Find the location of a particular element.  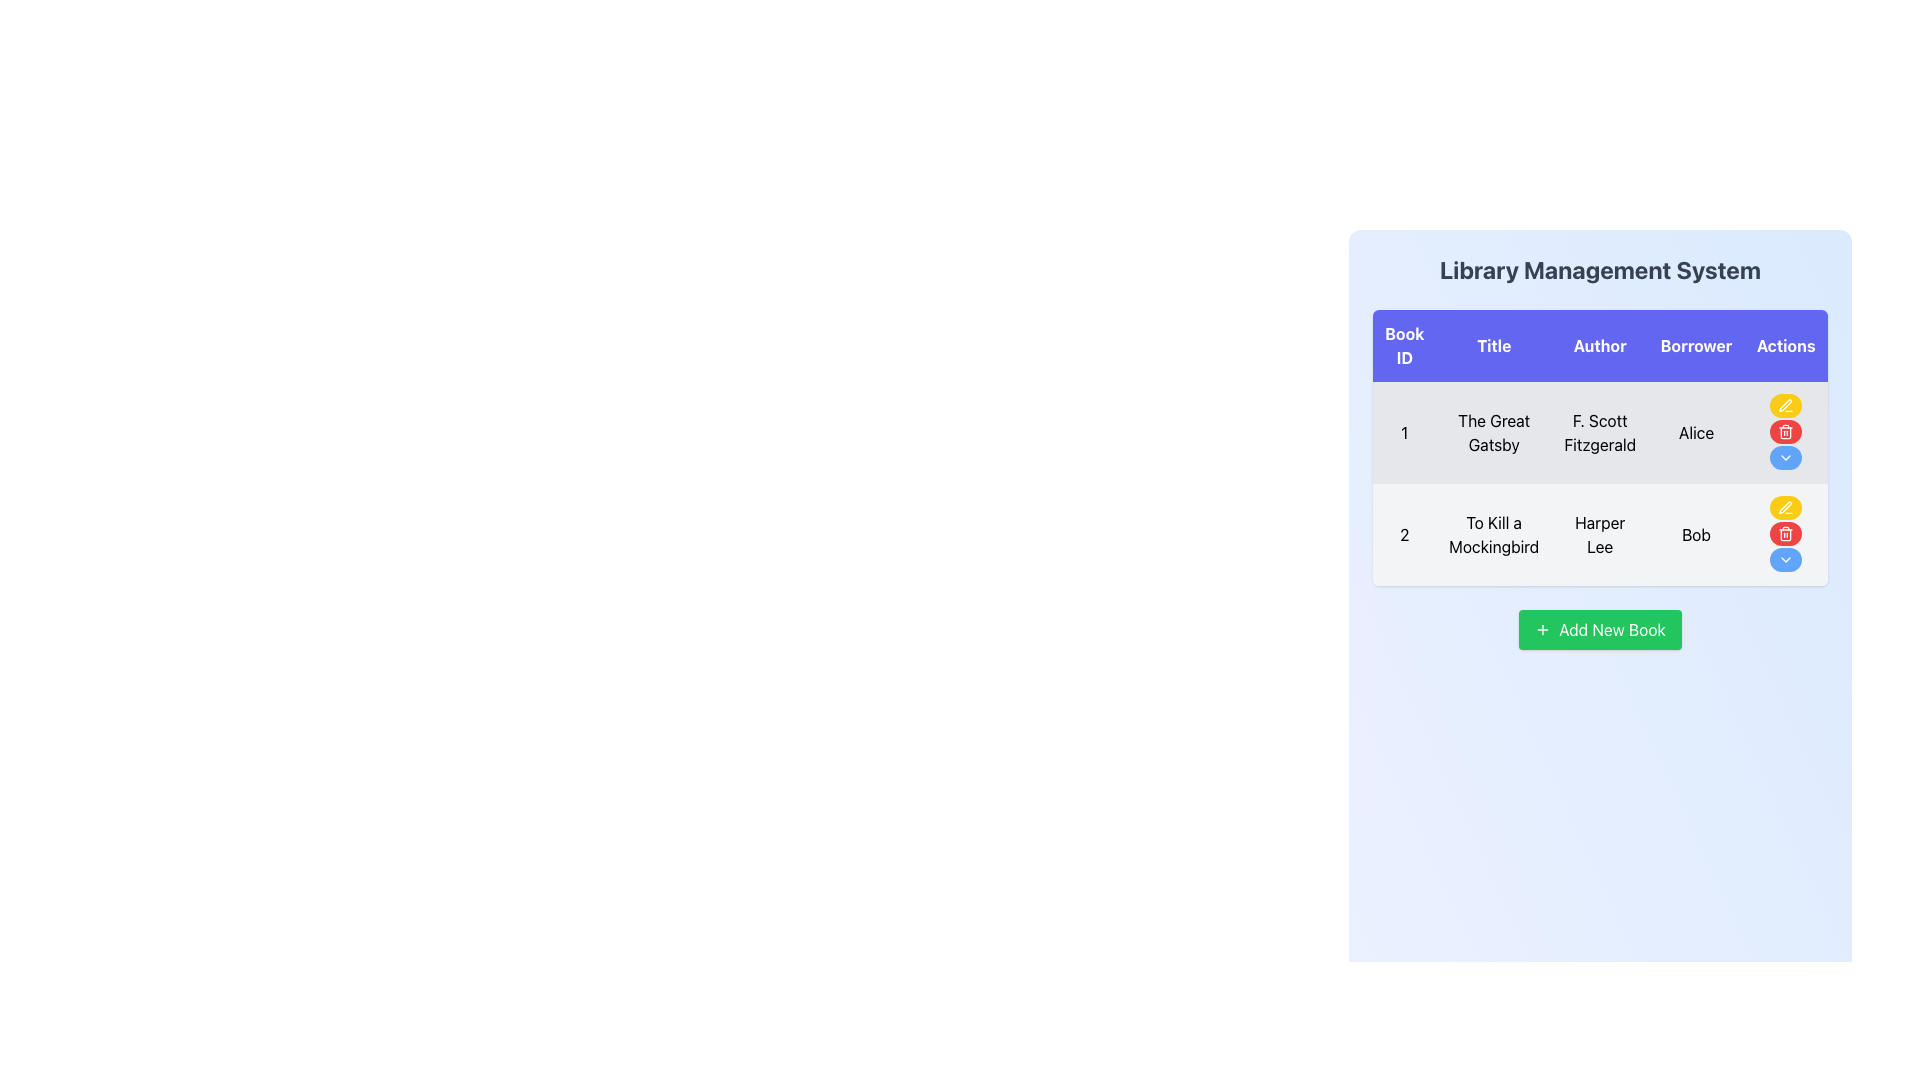

the button located below the table displaying book information is located at coordinates (1600, 628).